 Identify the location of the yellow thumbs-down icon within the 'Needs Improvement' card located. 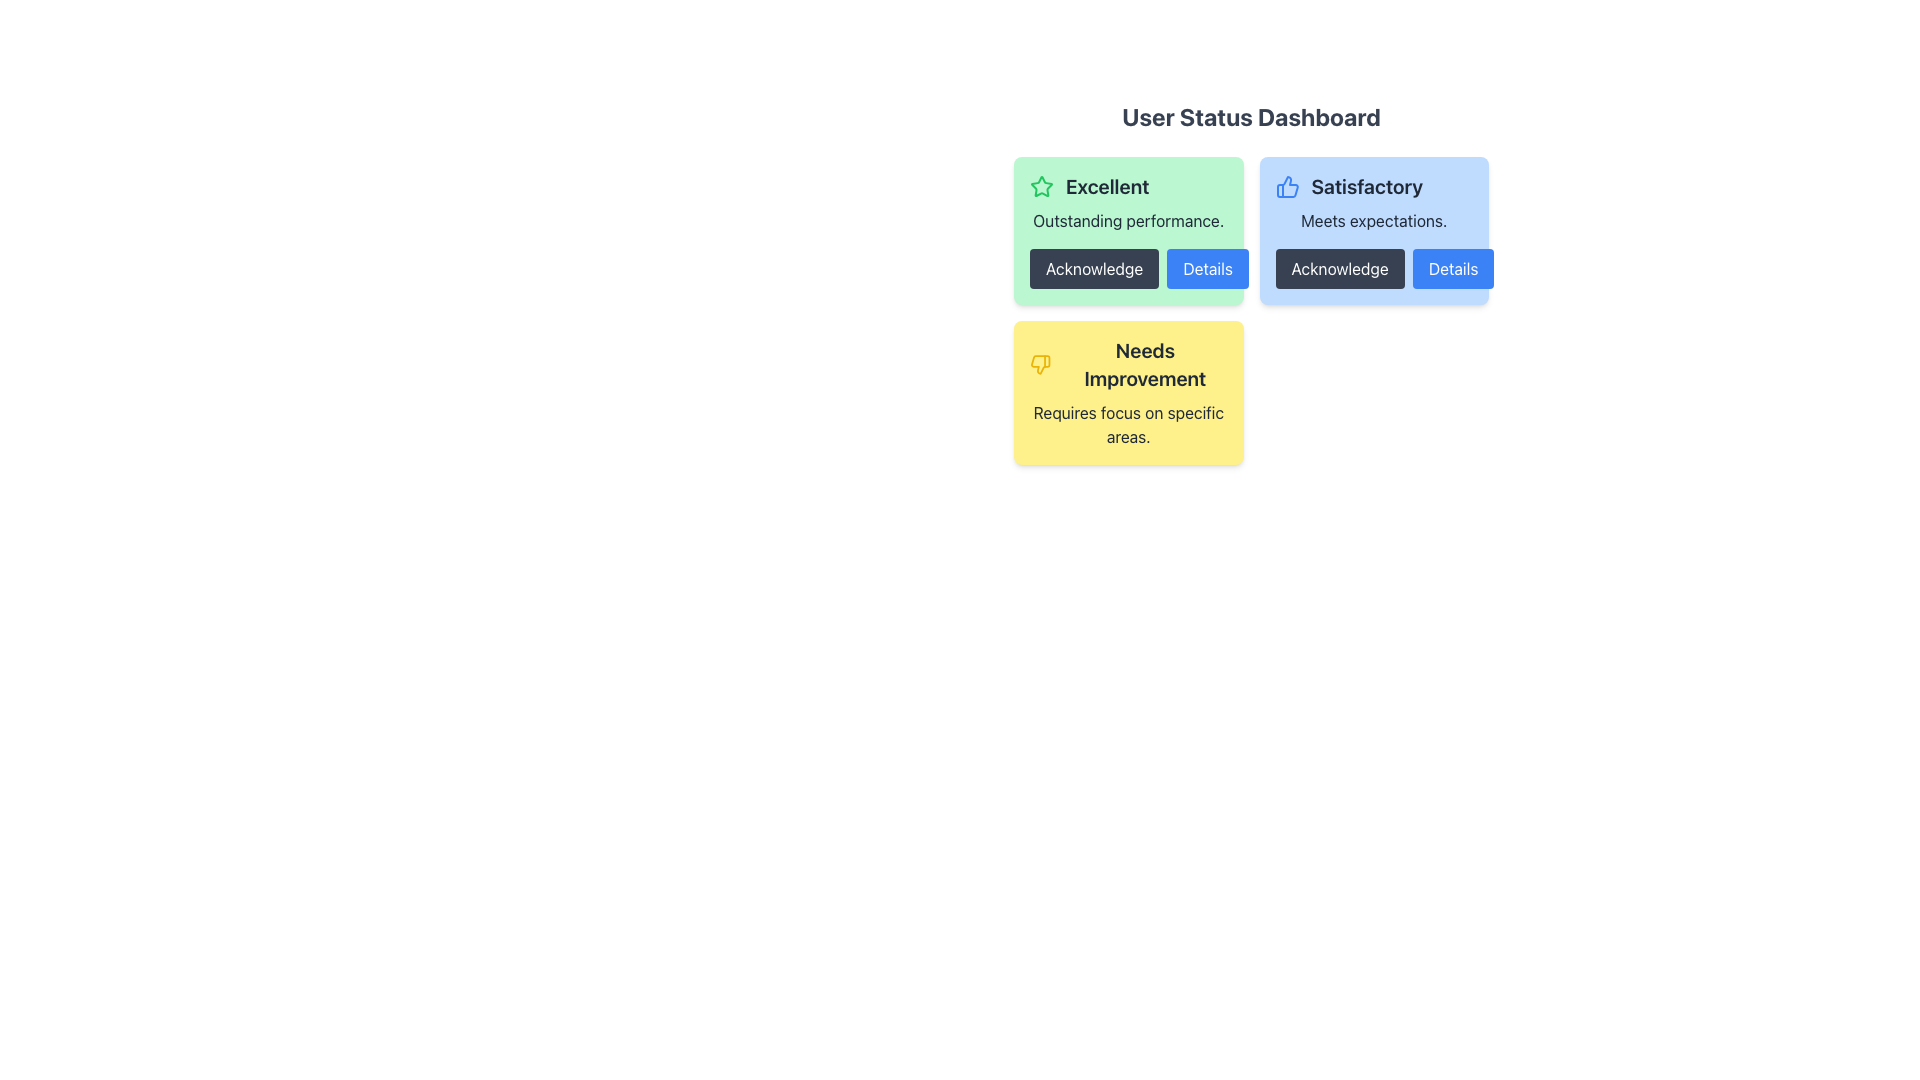
(1040, 365).